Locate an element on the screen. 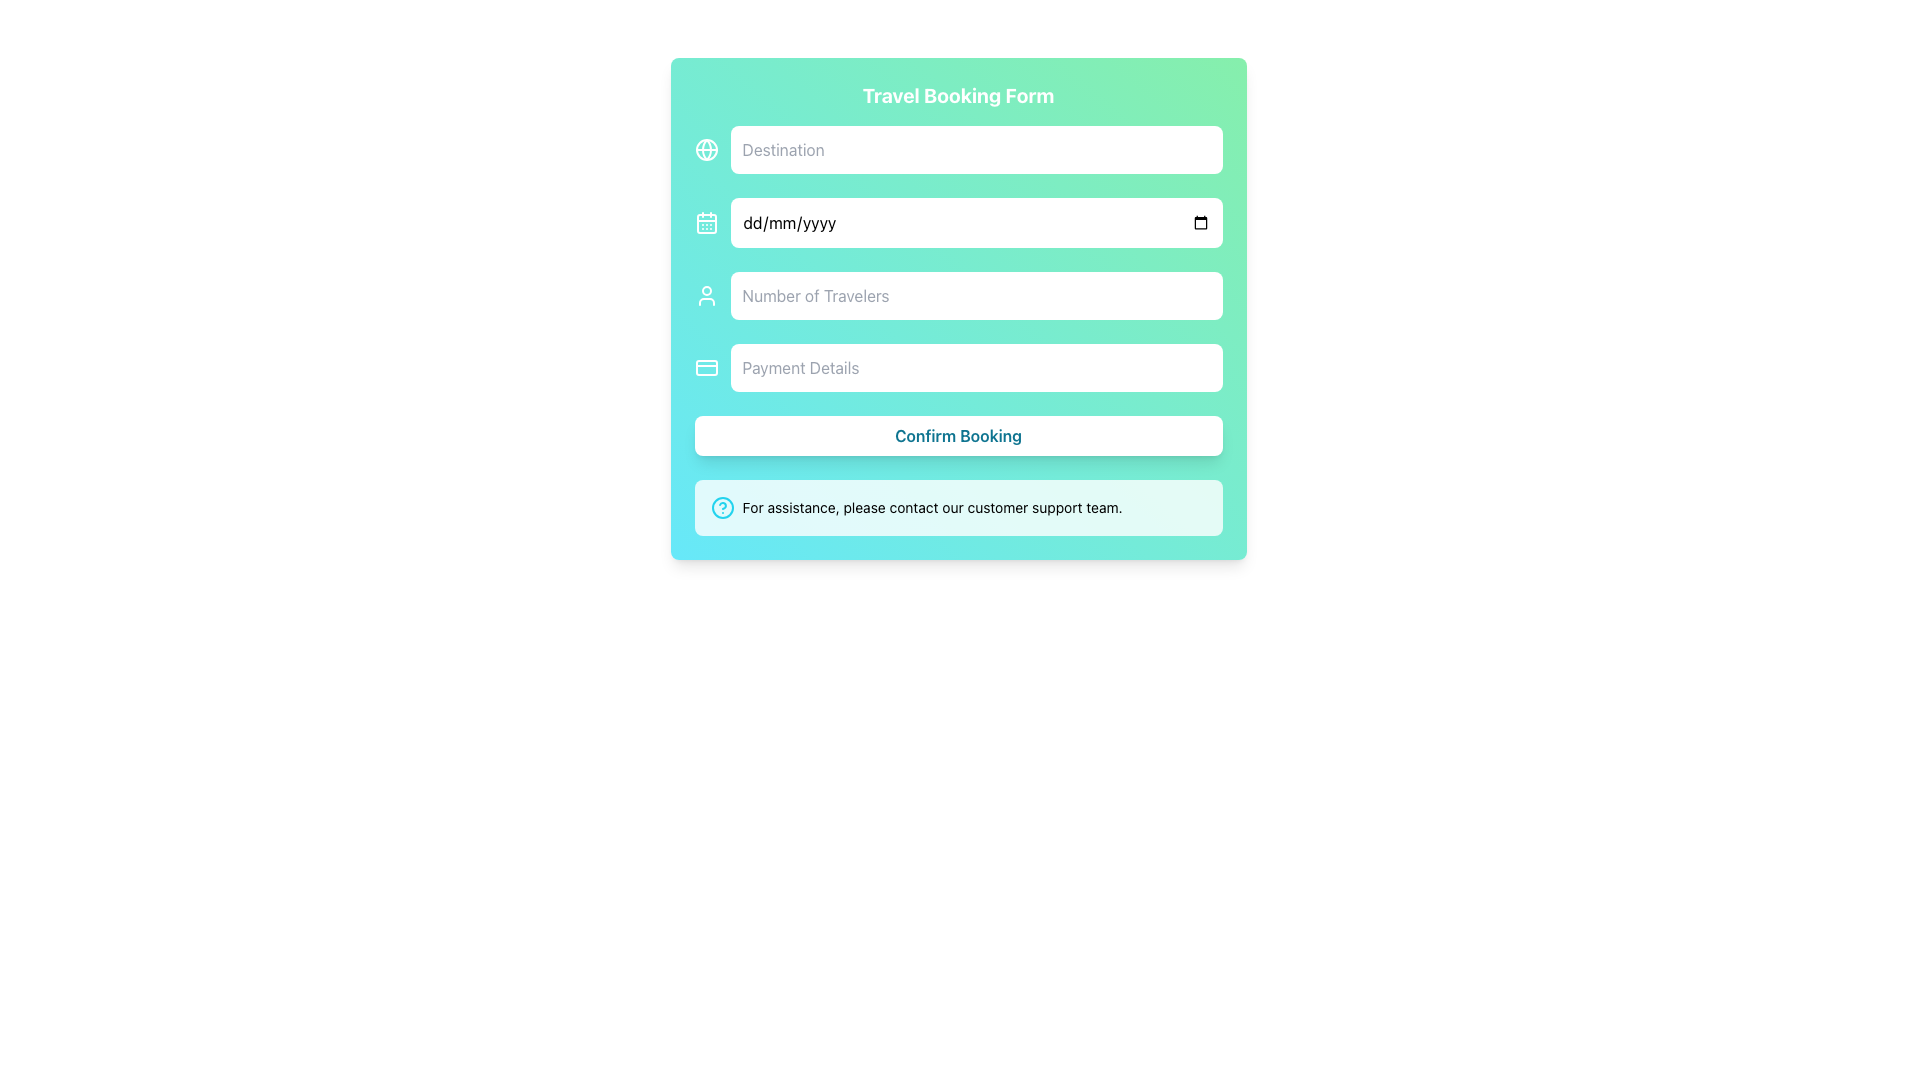 This screenshot has width=1920, height=1080. the circular icon with a cyan outline and white interior, located at the bottom of the light teal panel, adjacent to the confirmation button is located at coordinates (721, 507).